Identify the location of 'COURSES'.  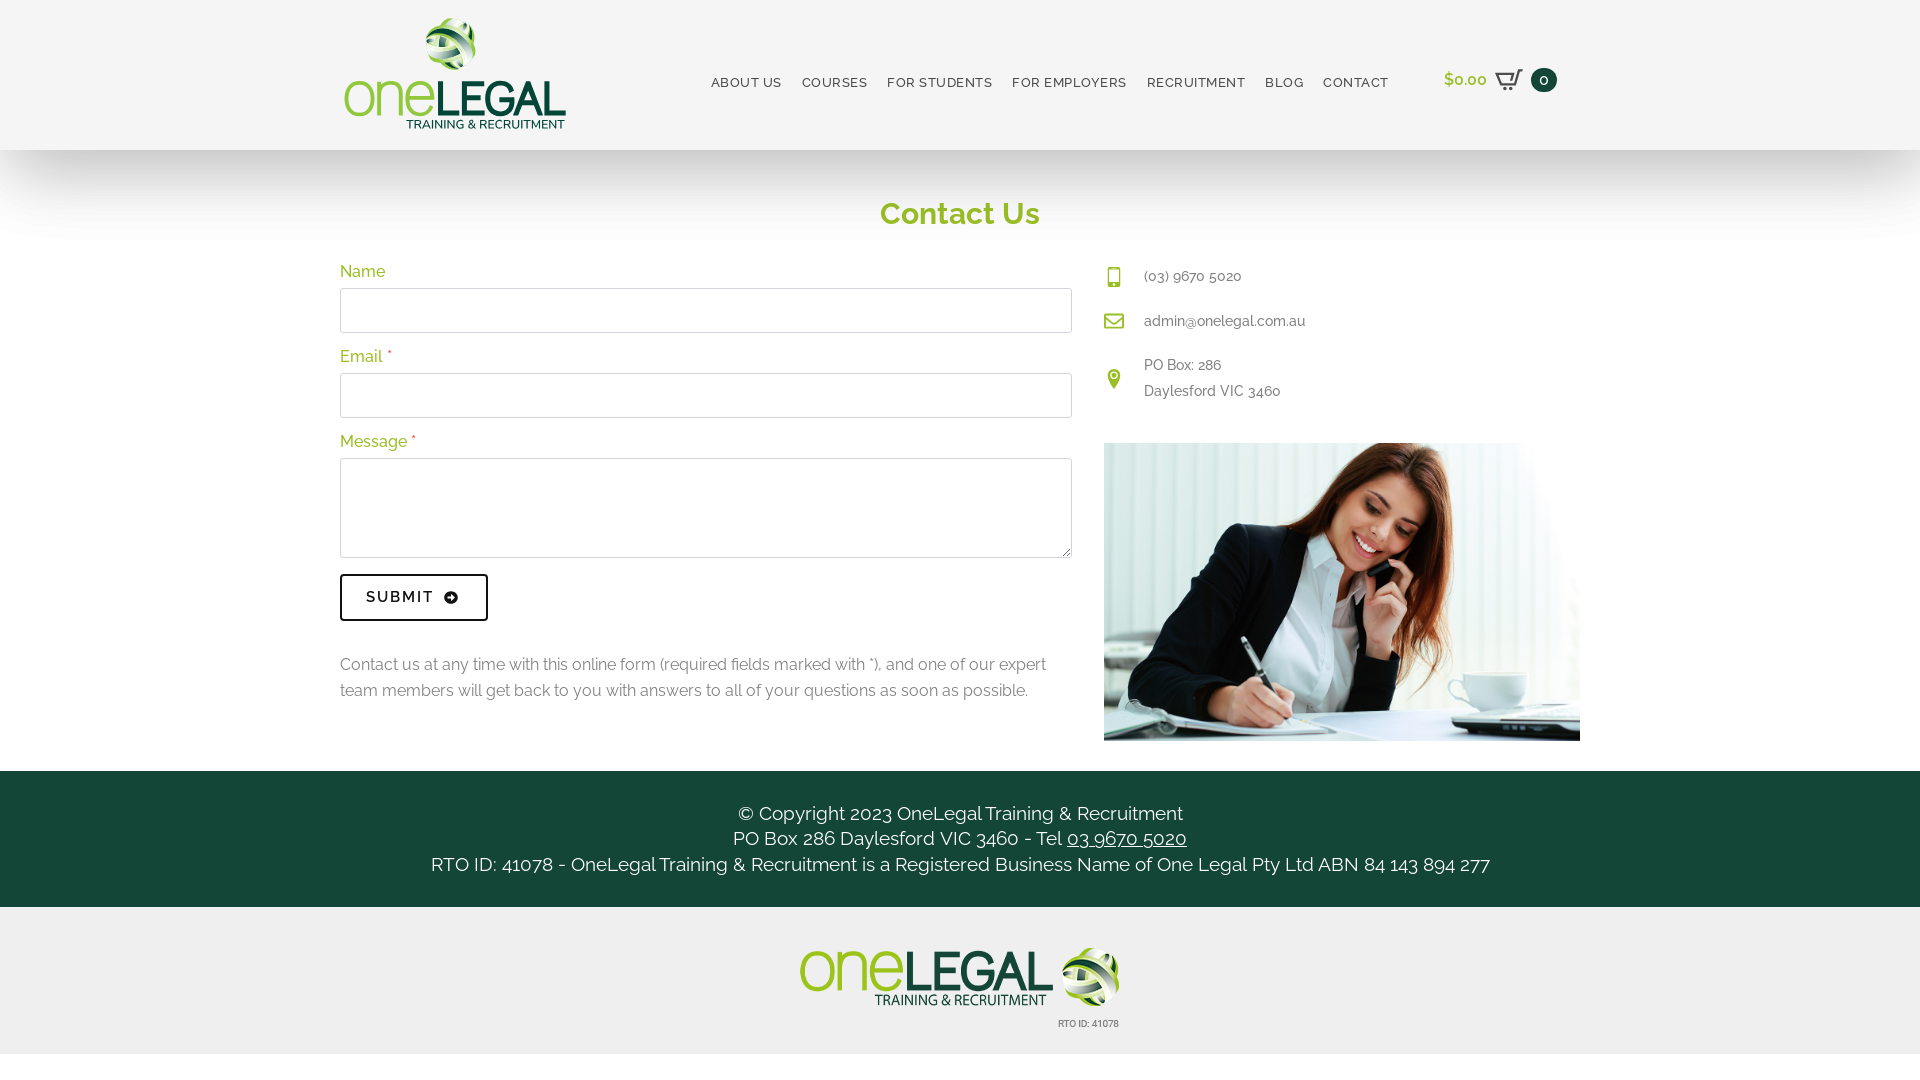
(835, 81).